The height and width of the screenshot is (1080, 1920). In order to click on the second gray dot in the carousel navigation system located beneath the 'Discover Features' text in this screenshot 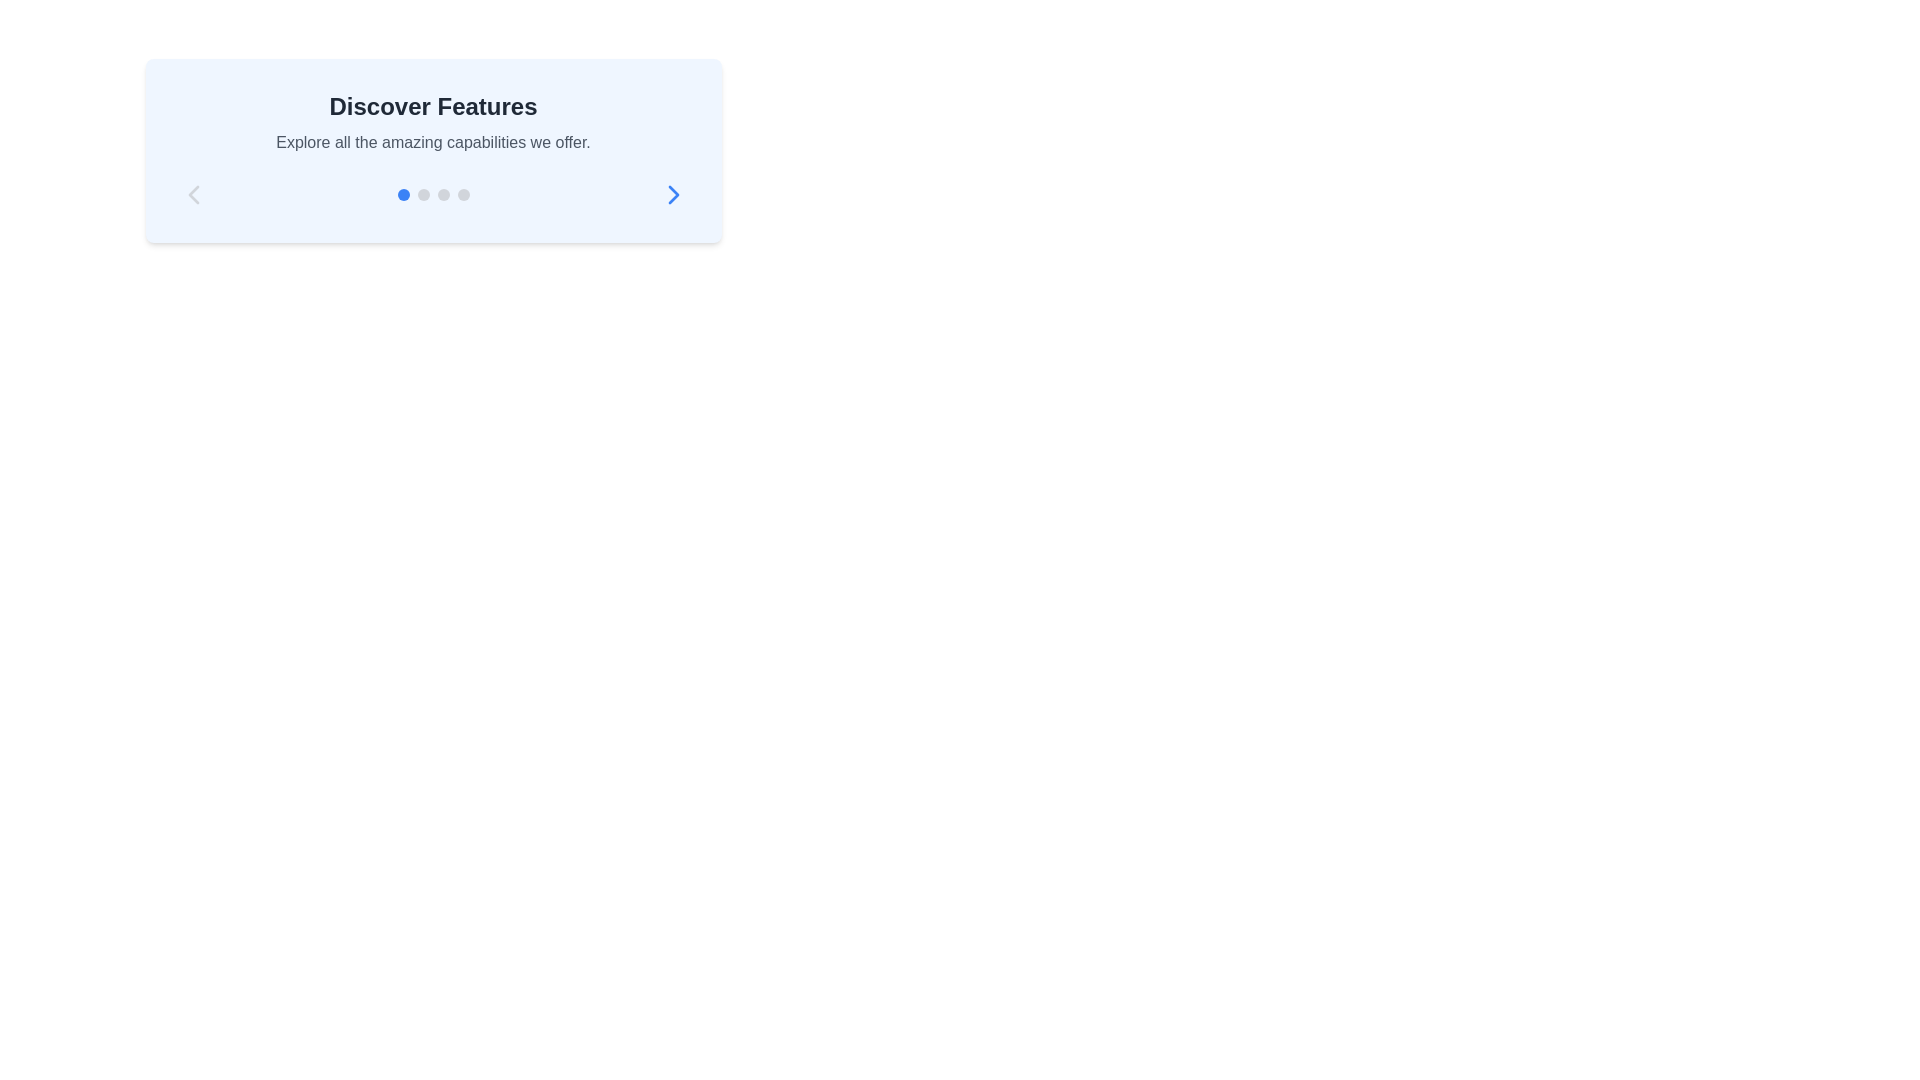, I will do `click(422, 195)`.